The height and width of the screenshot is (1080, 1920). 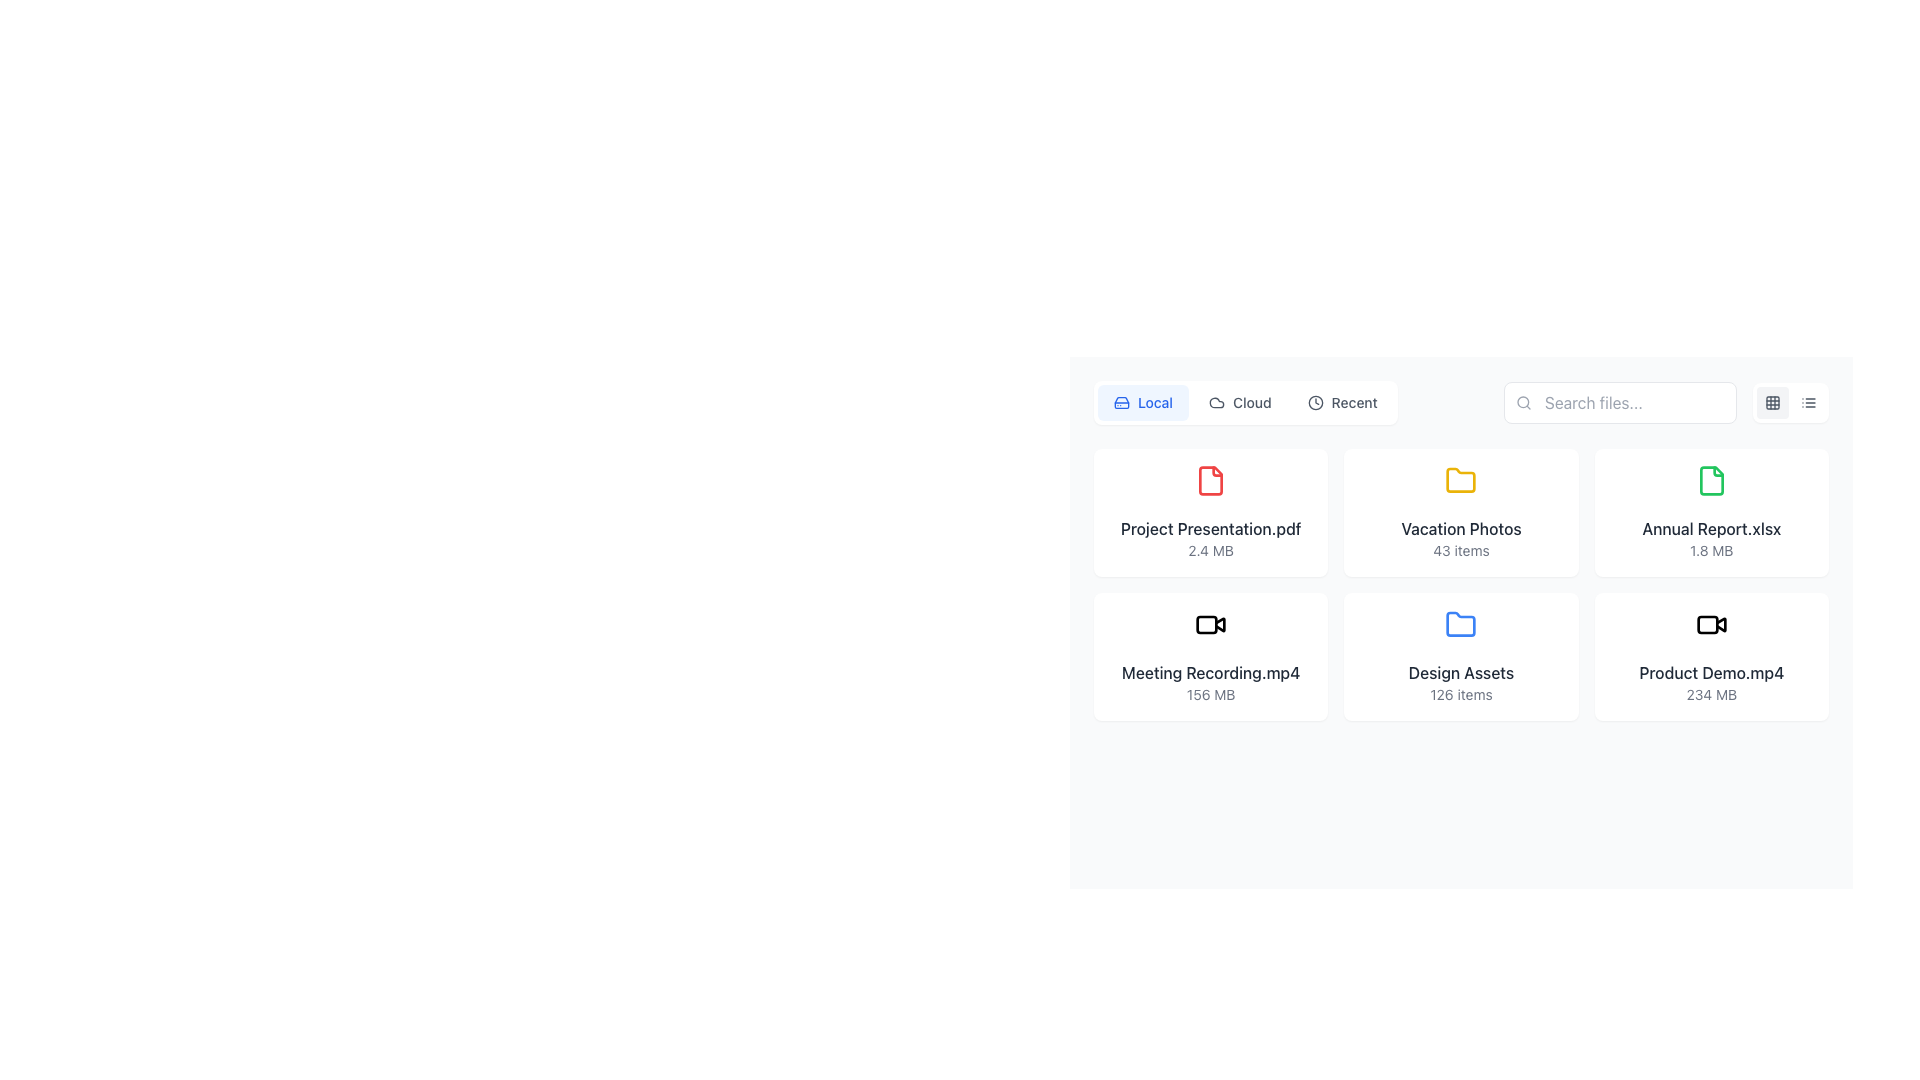 I want to click on the text label displaying the file size '2.4 MB' located directly below 'Project Presentation.pdf' in the first card of the upper-left section of the grid layout, so click(x=1210, y=551).